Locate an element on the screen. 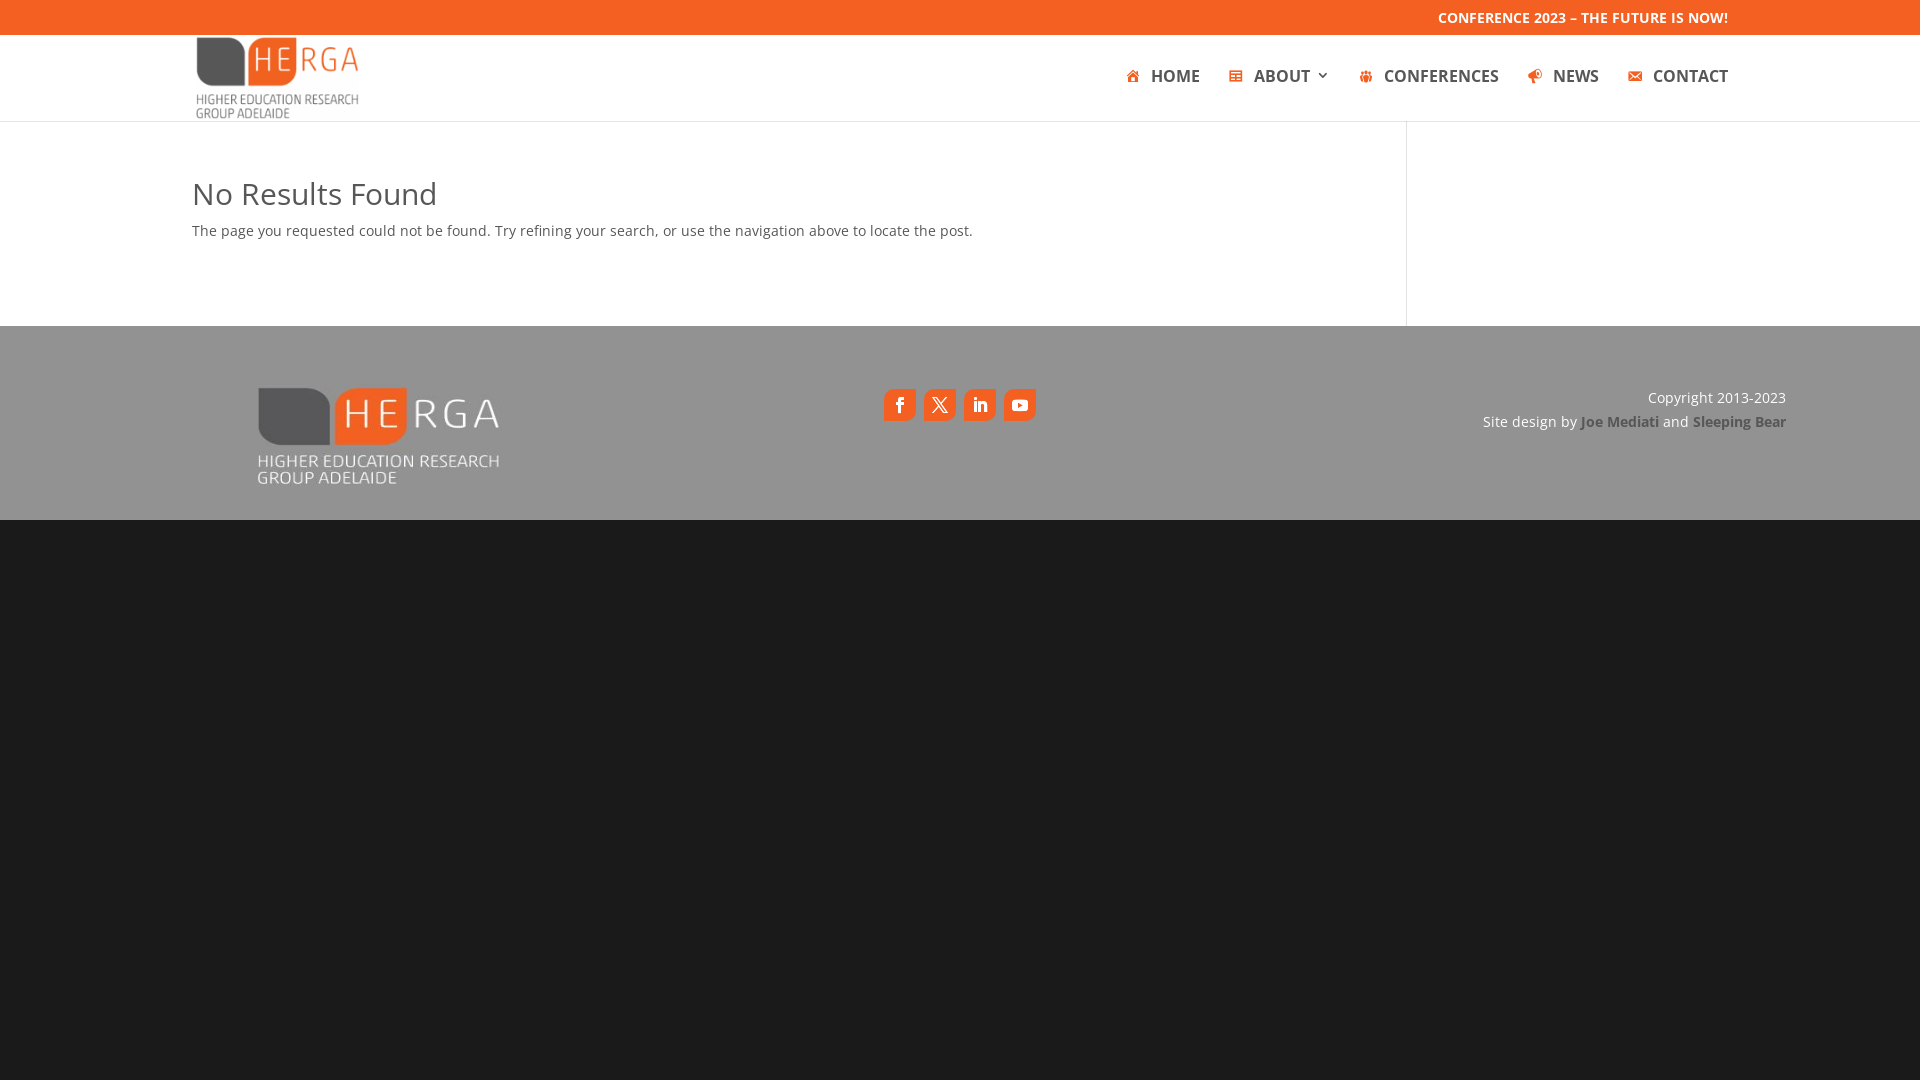 Image resolution: width=1920 pixels, height=1080 pixels. 'CONFERENCES' is located at coordinates (1426, 94).